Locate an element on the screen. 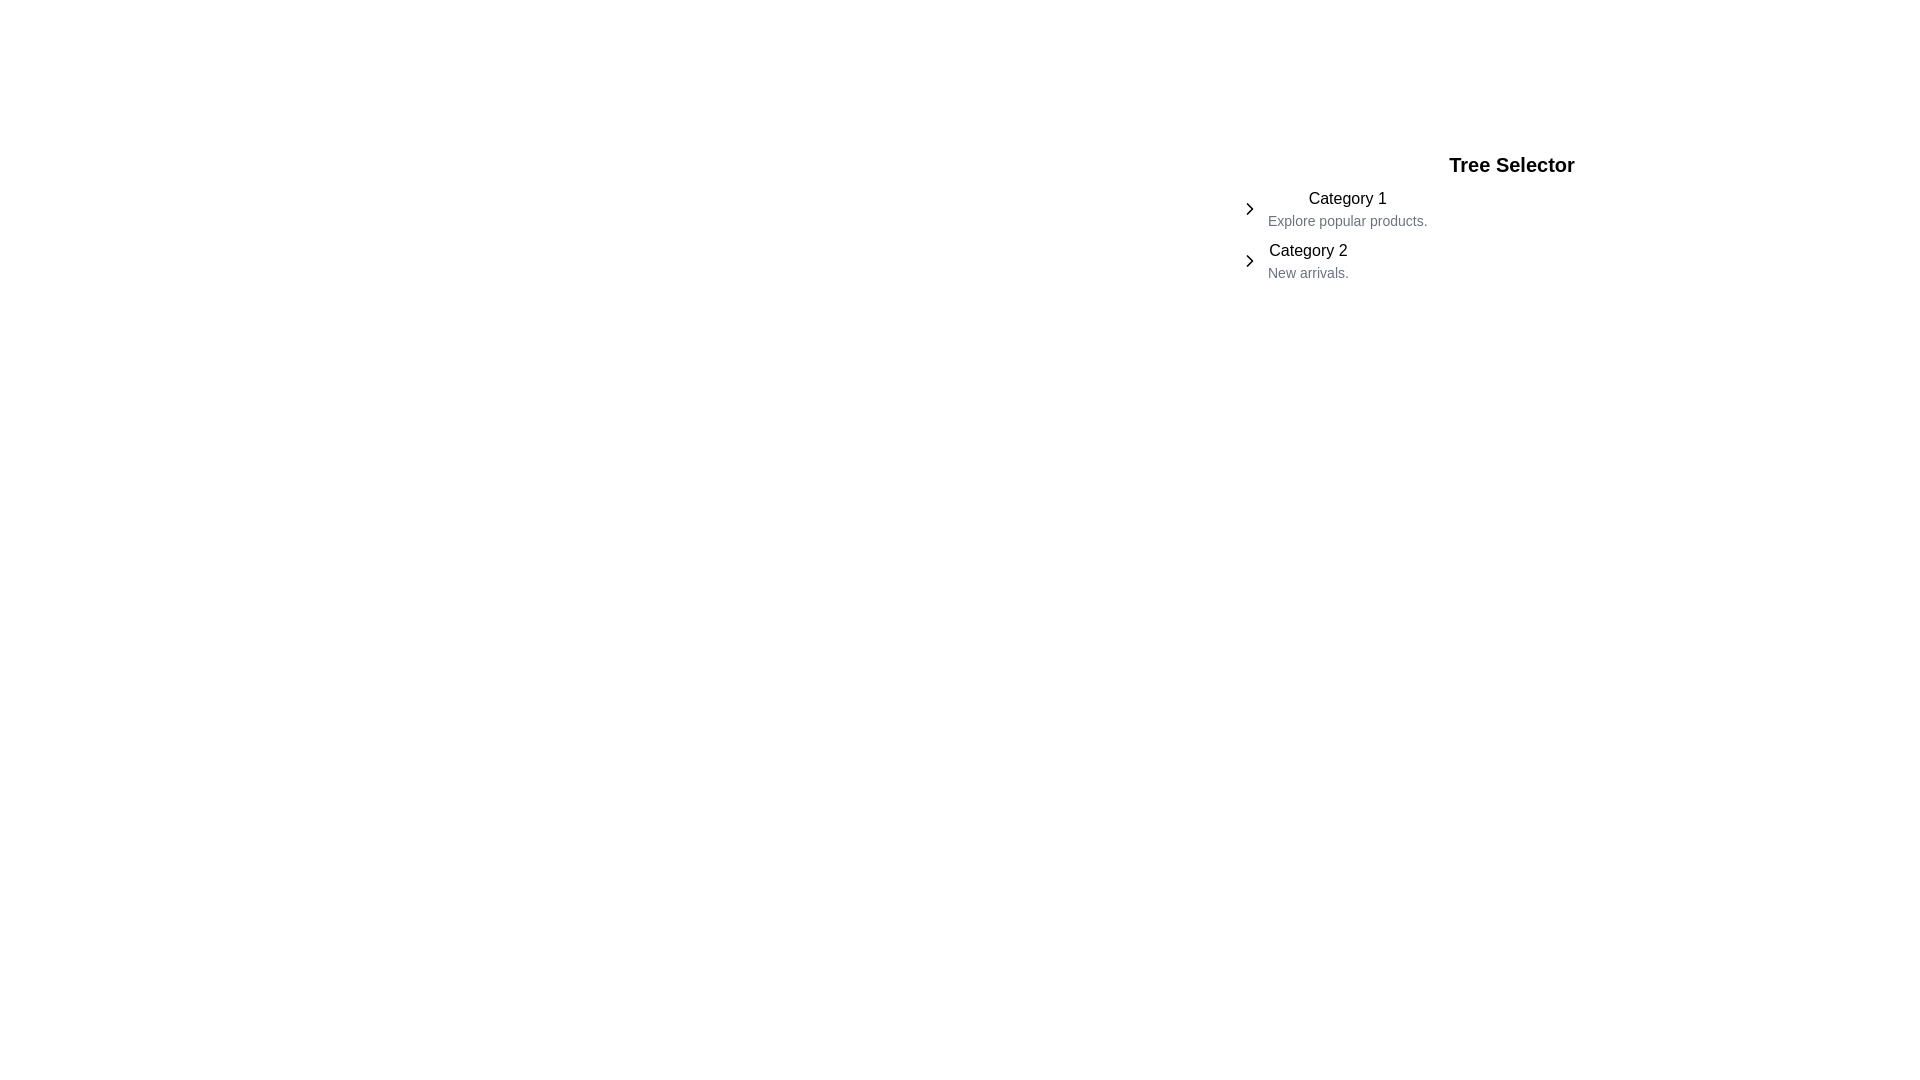 The width and height of the screenshot is (1920, 1080). the chevron right icon located to the left of the 'Category 2' text is located at coordinates (1248, 260).